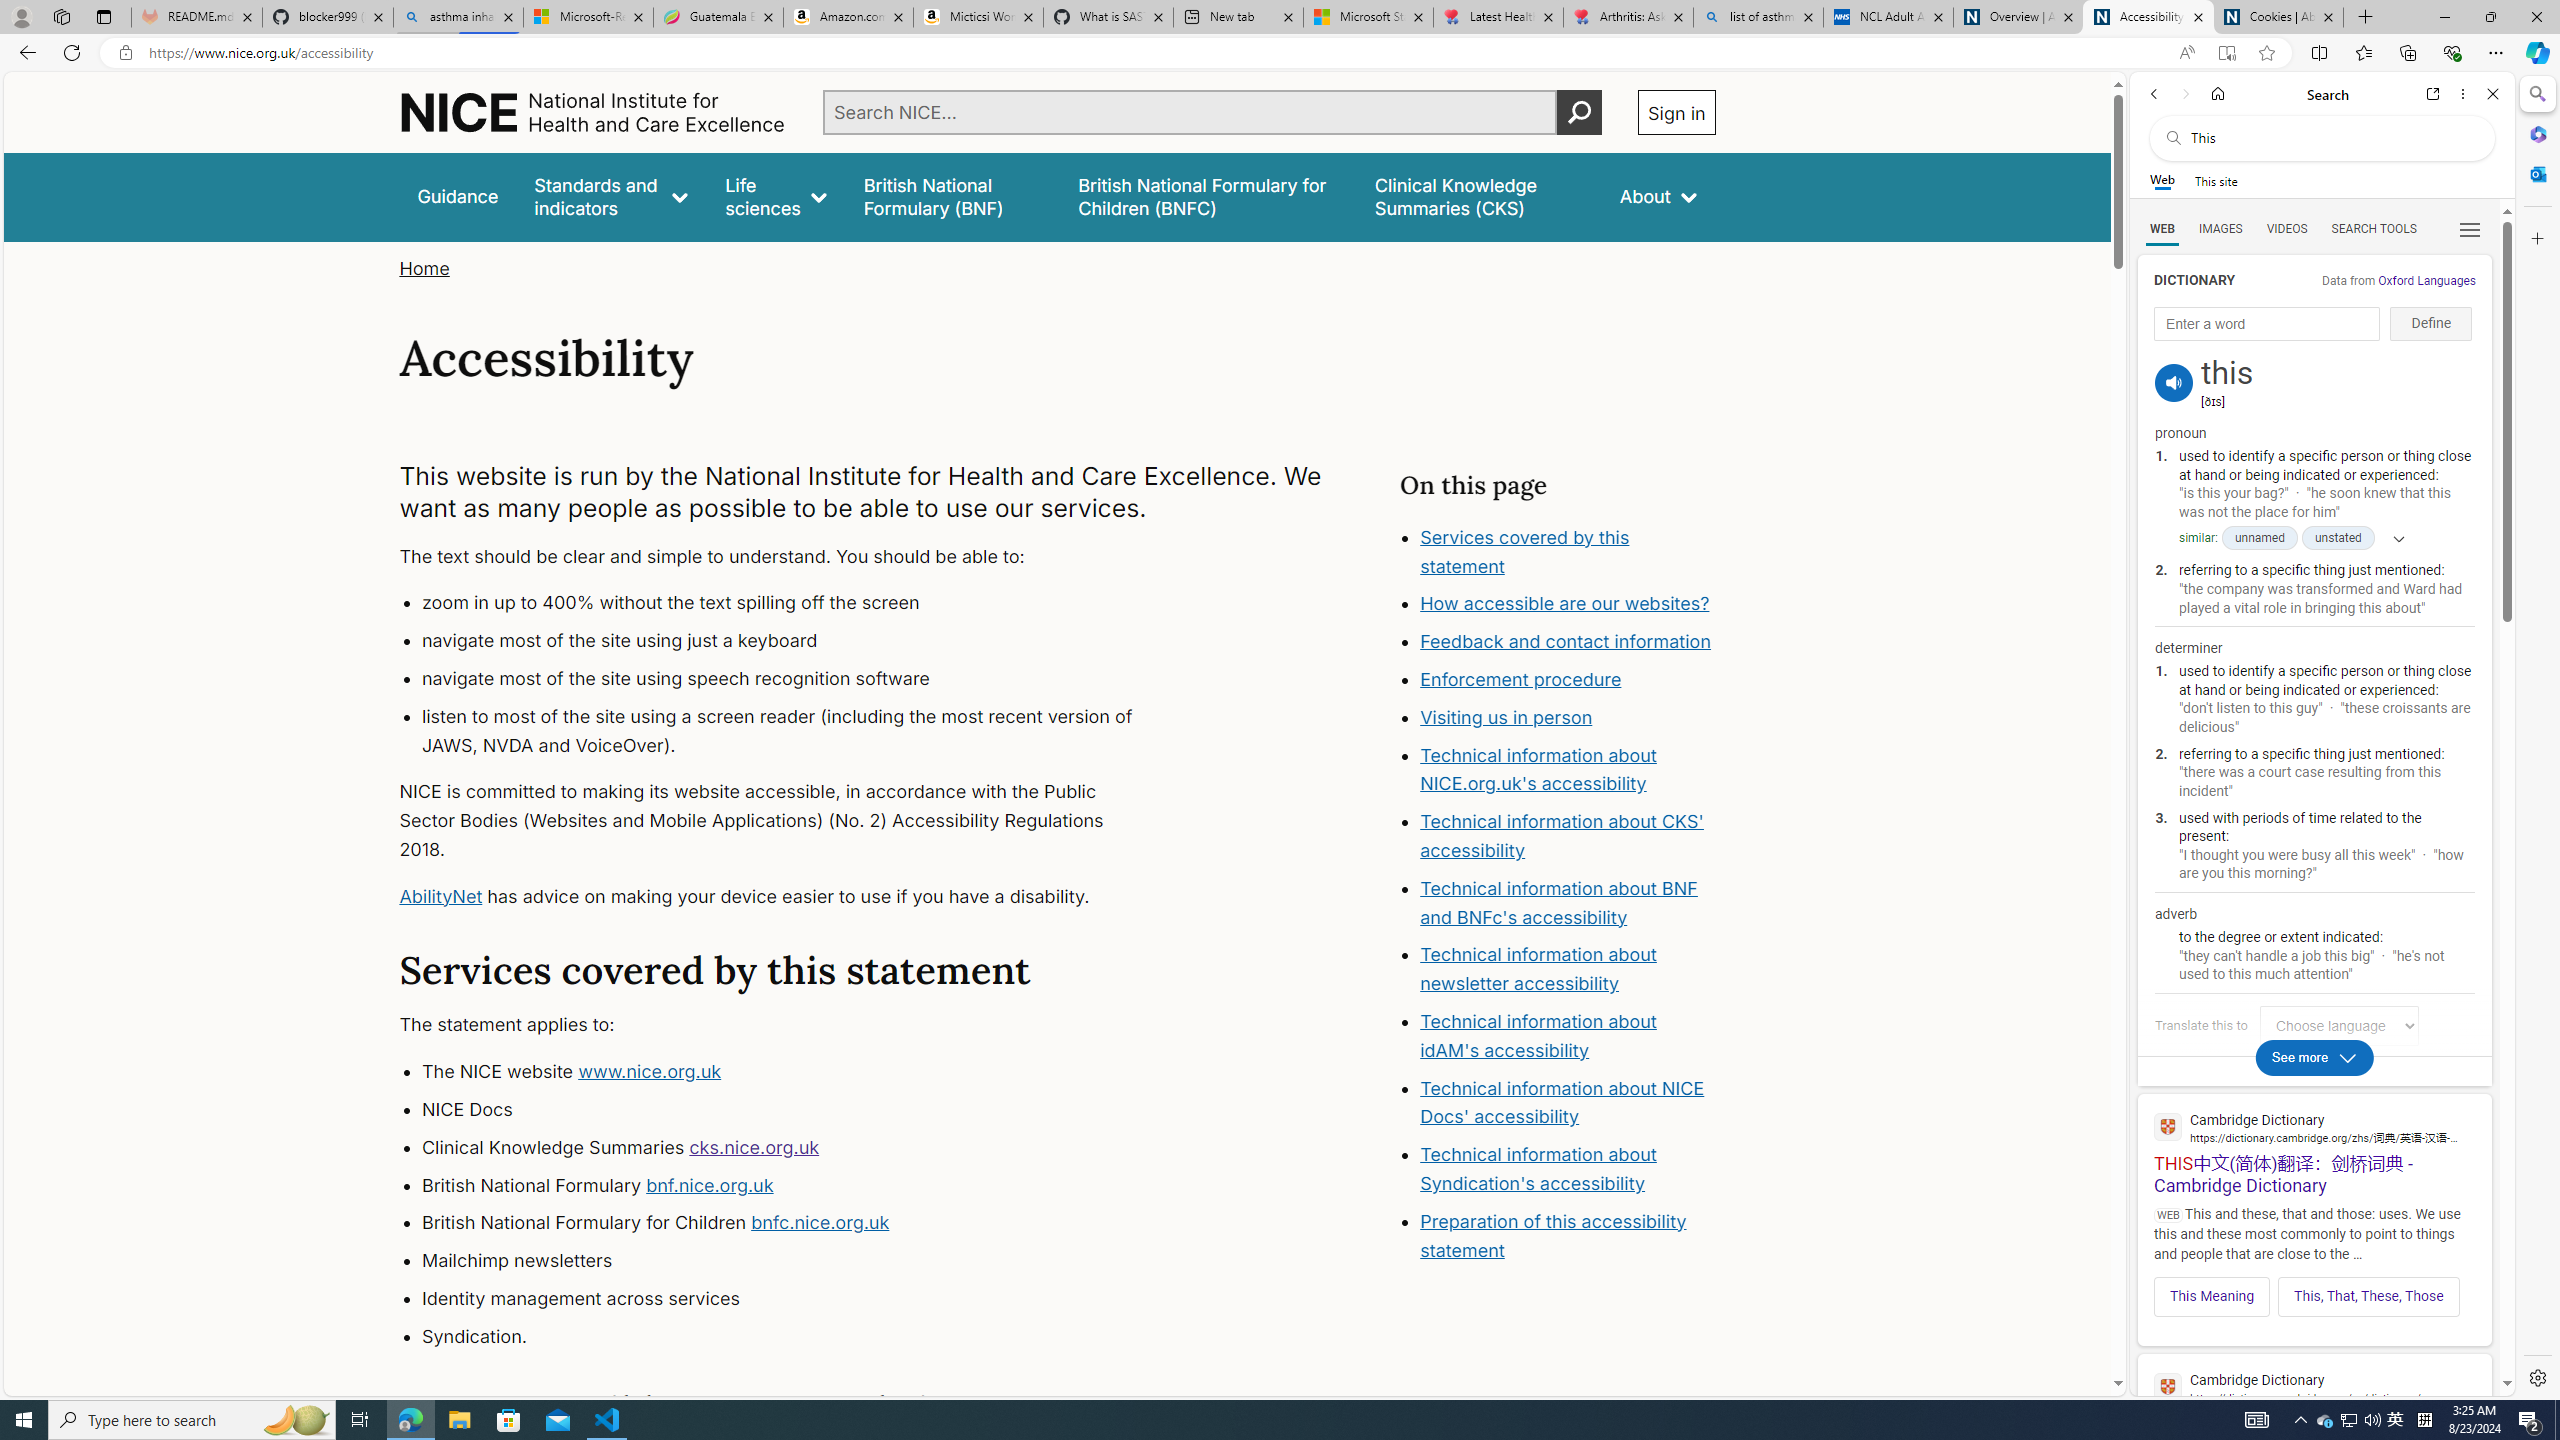  I want to click on 'Link for logging', so click(2343, 1025).